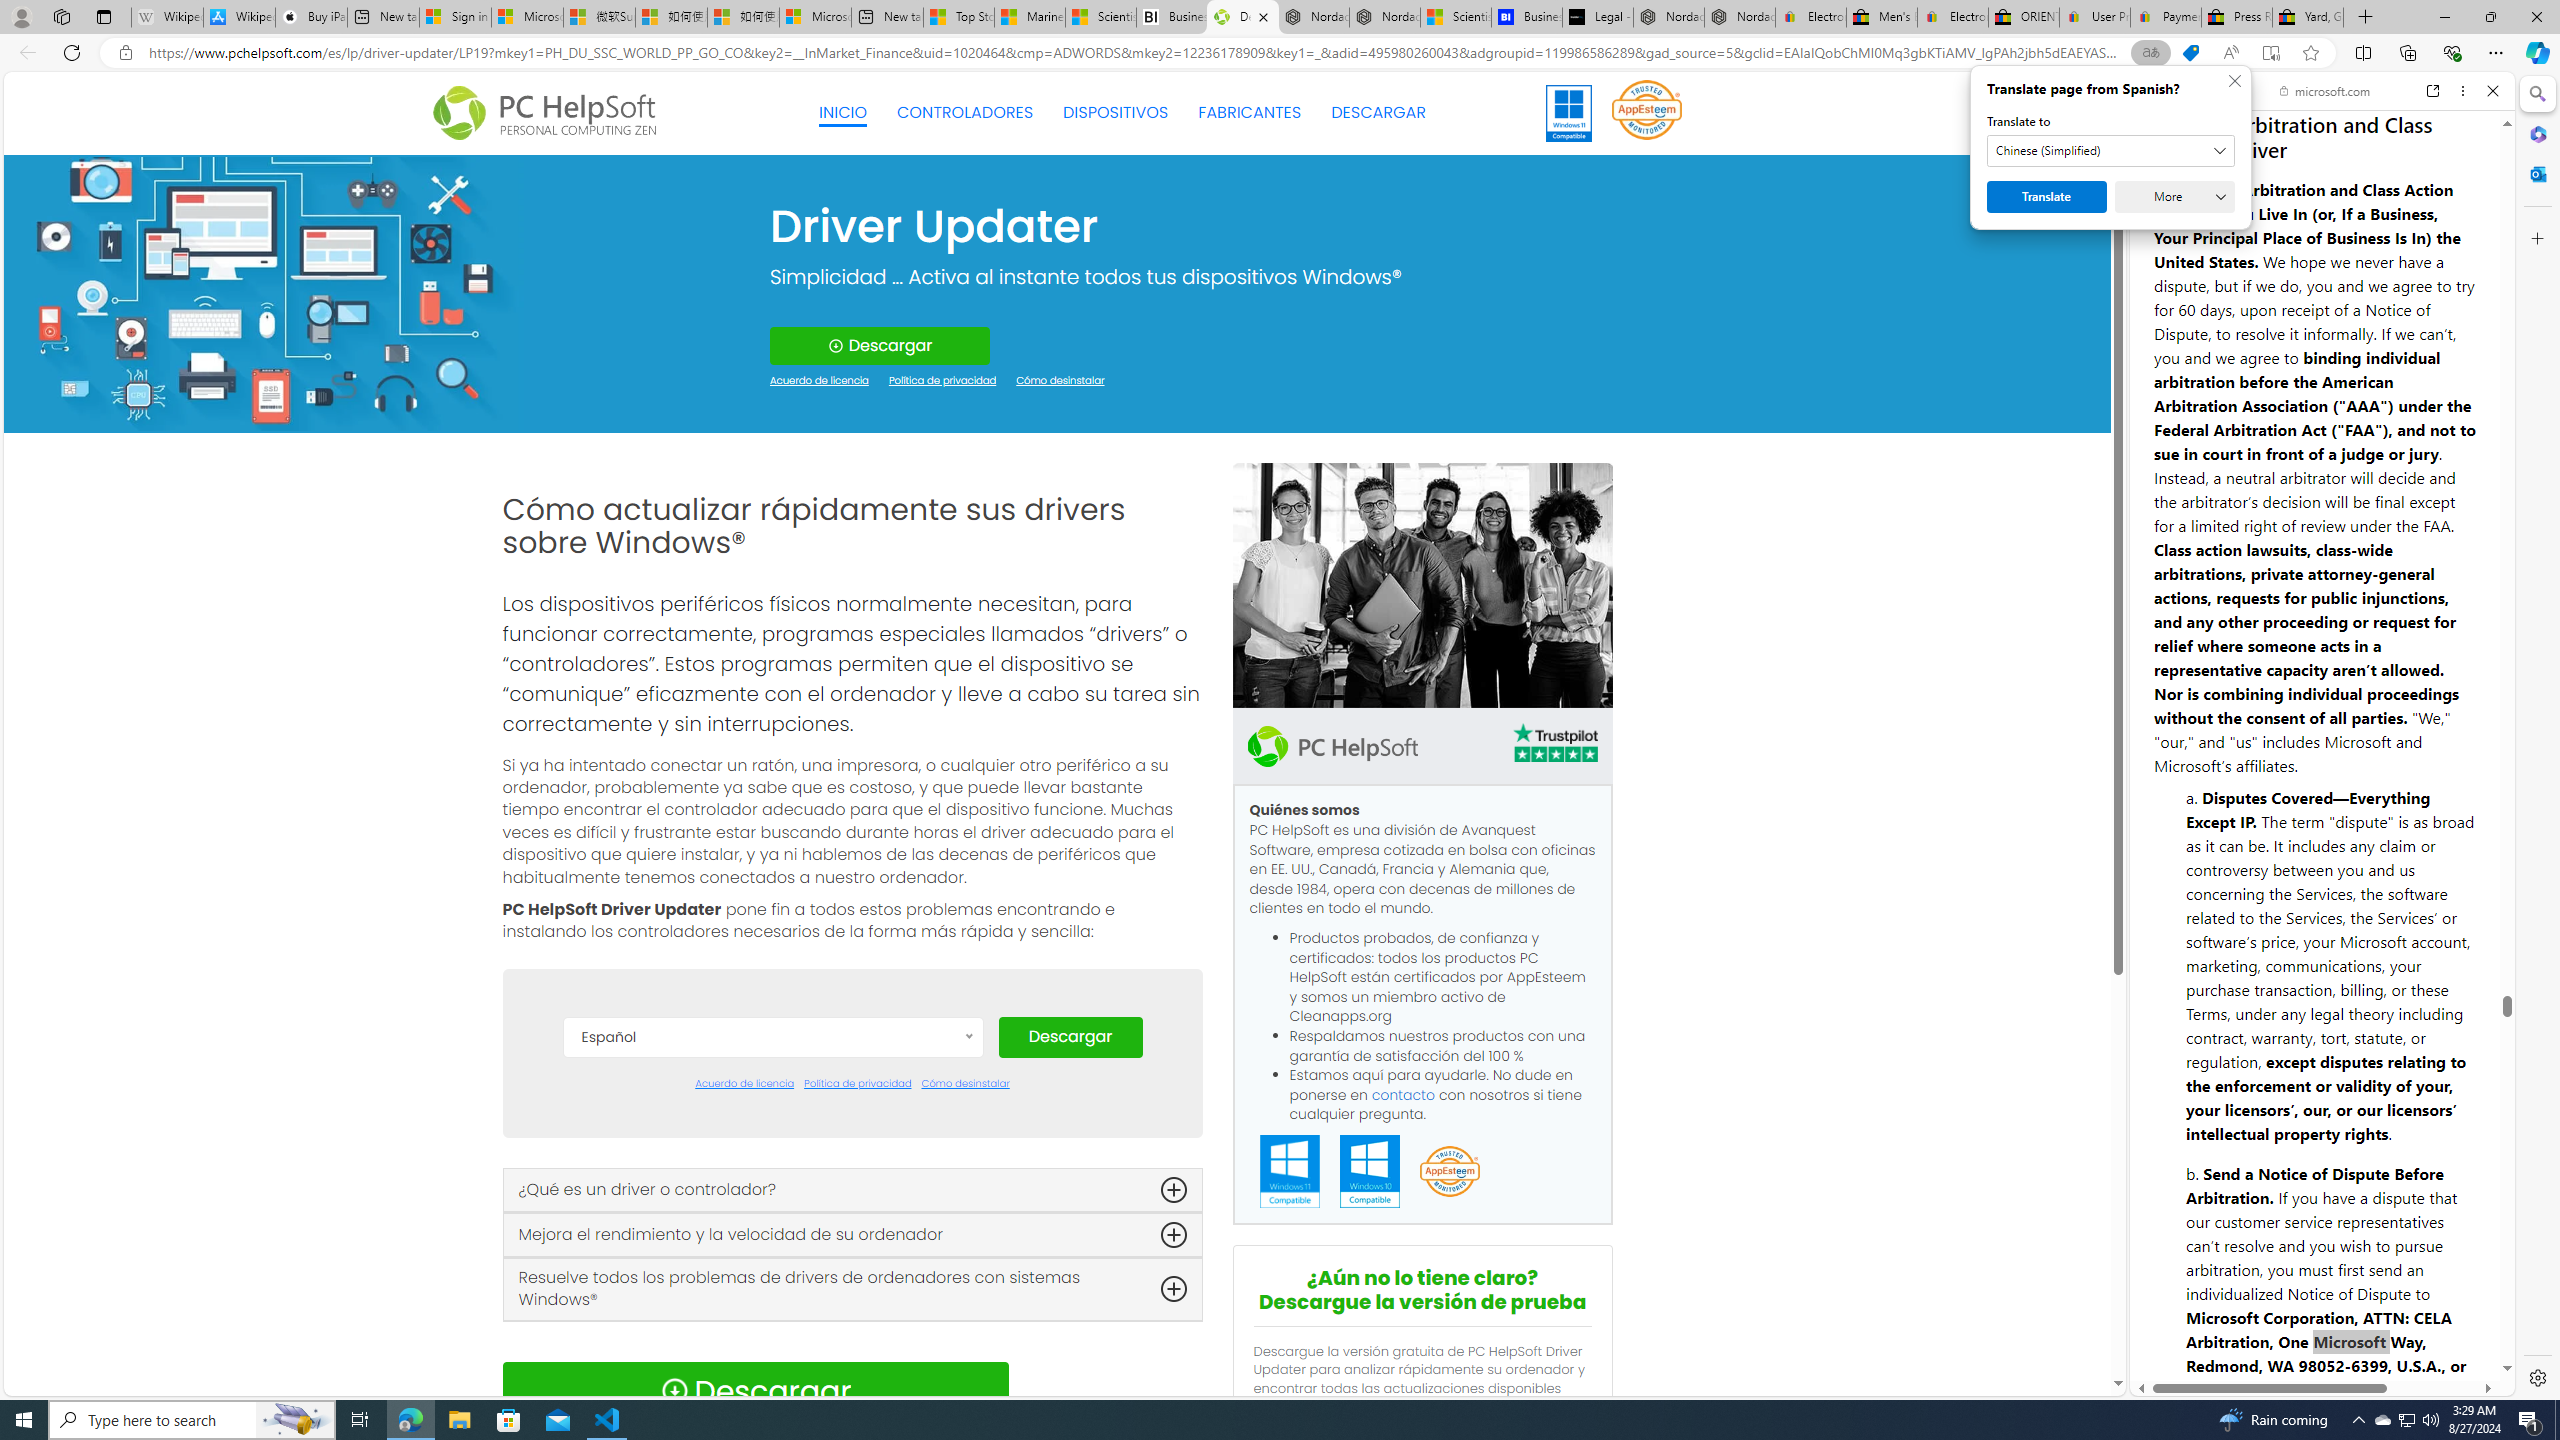 Image resolution: width=2560 pixels, height=1440 pixels. Describe the element at coordinates (2046, 196) in the screenshot. I see `'Translate'` at that location.